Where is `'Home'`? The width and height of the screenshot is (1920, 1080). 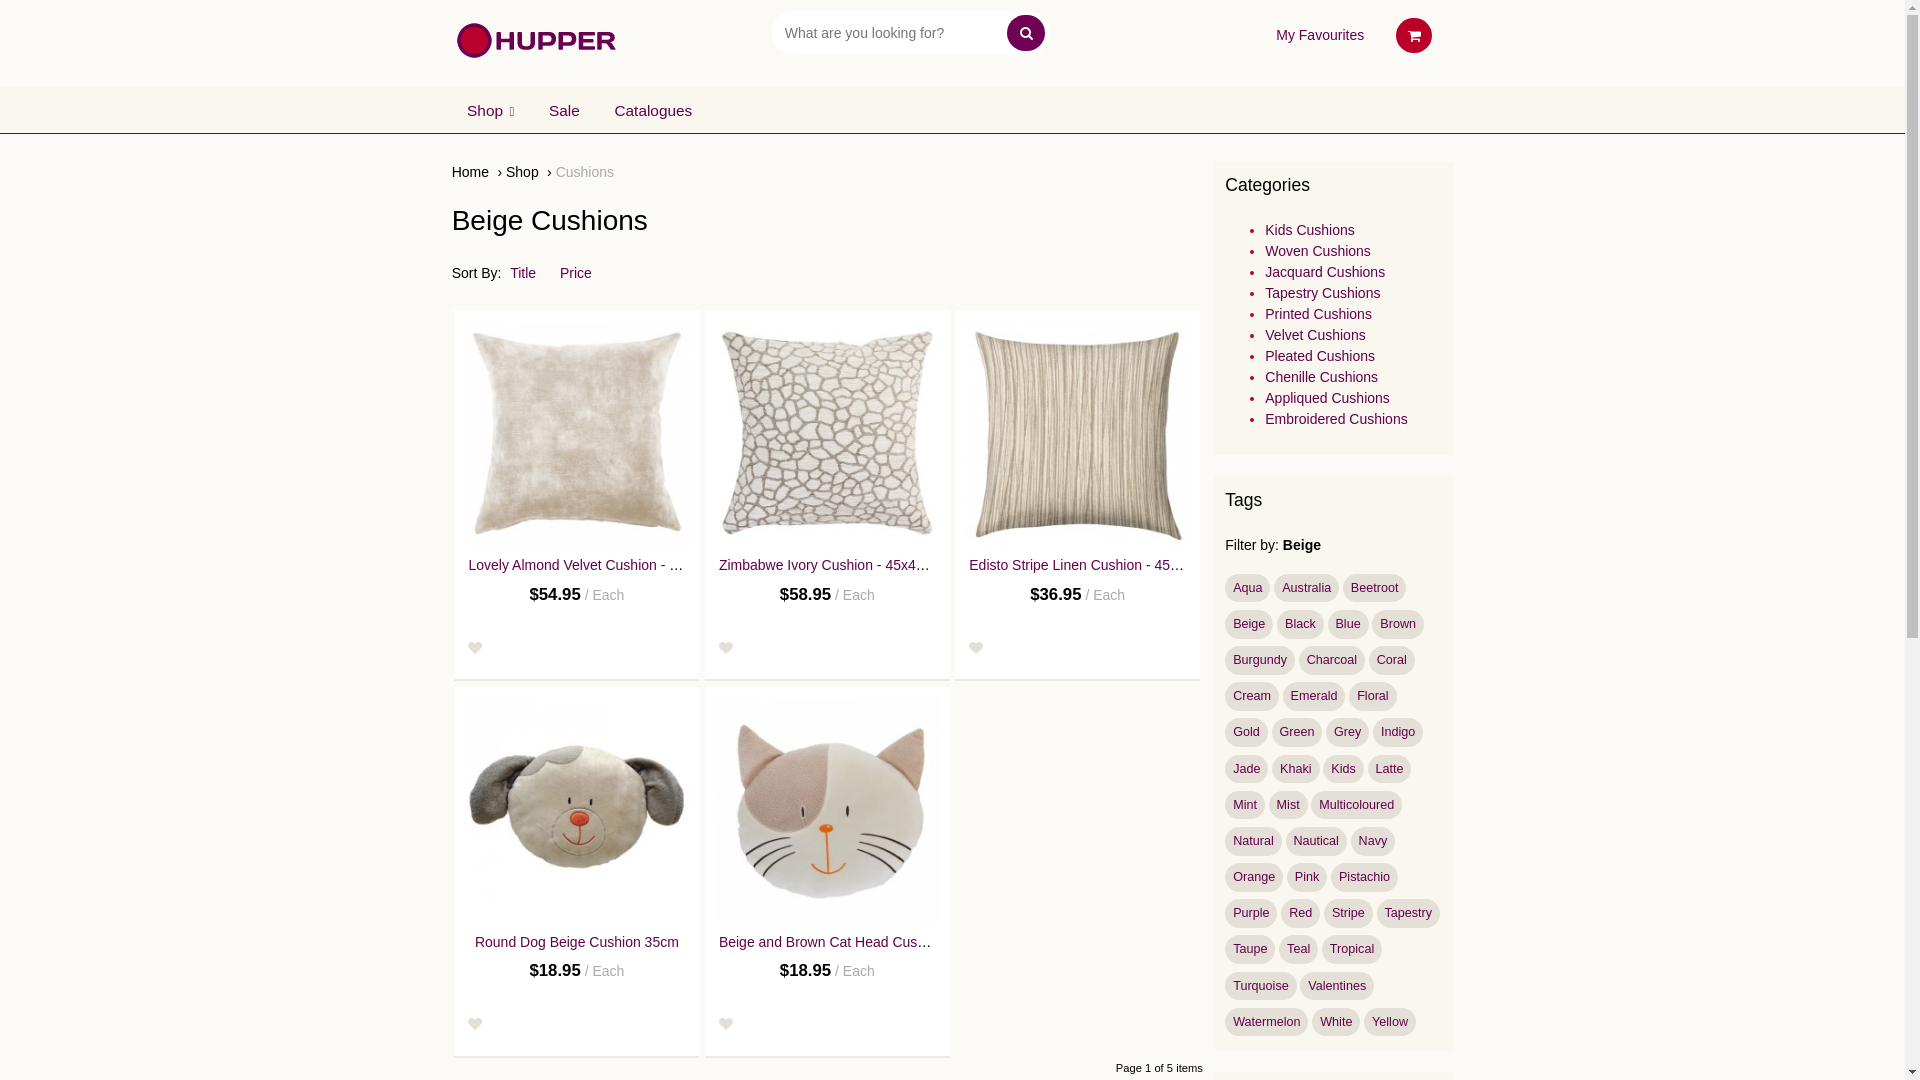
'Home' is located at coordinates (475, 171).